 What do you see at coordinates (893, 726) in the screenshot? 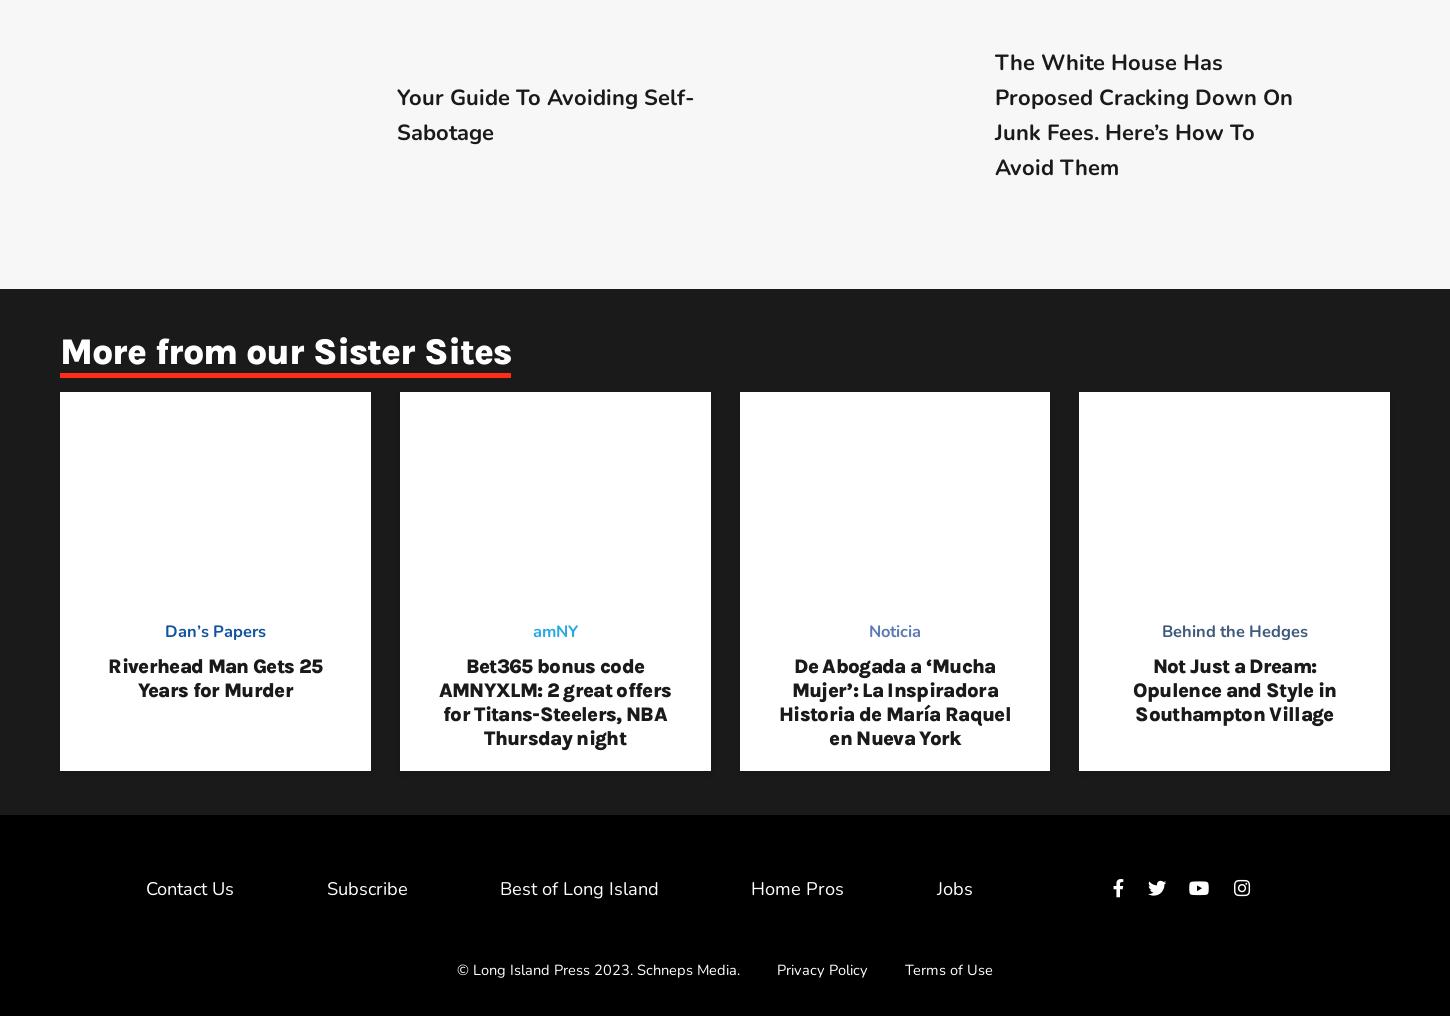
I see `'Historia de María Raquel en'` at bounding box center [893, 726].